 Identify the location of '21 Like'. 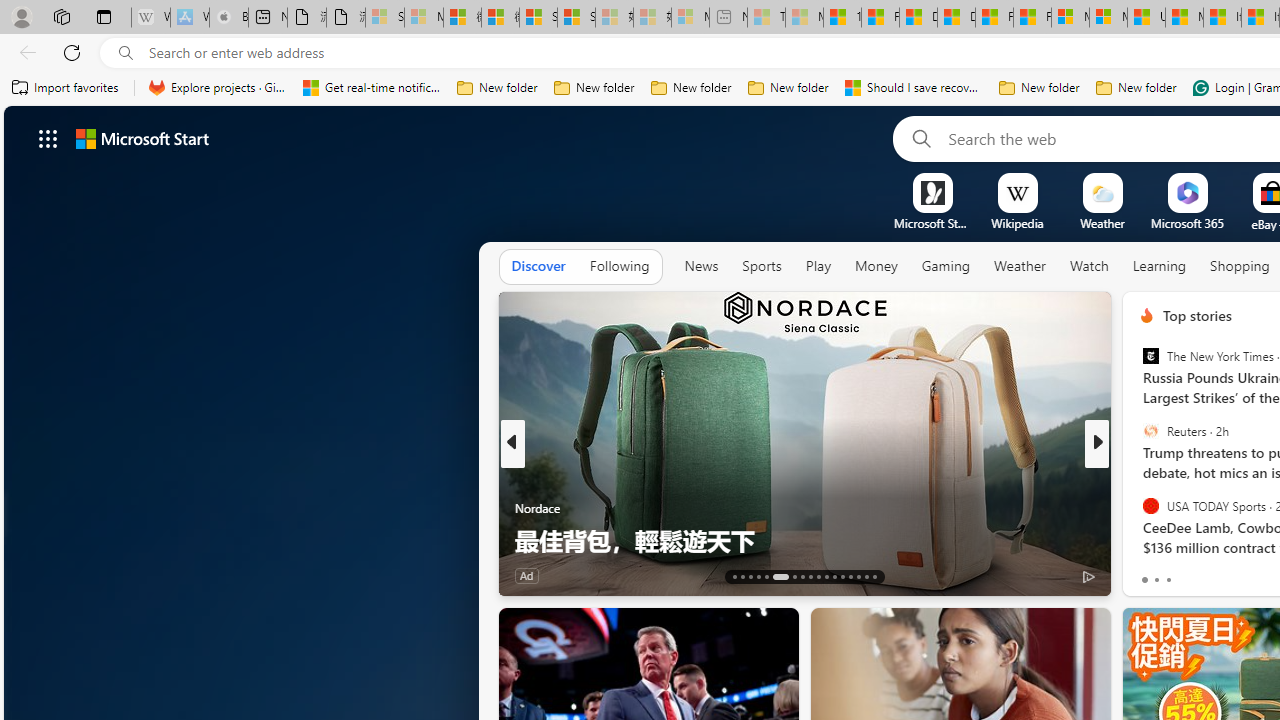
(1149, 575).